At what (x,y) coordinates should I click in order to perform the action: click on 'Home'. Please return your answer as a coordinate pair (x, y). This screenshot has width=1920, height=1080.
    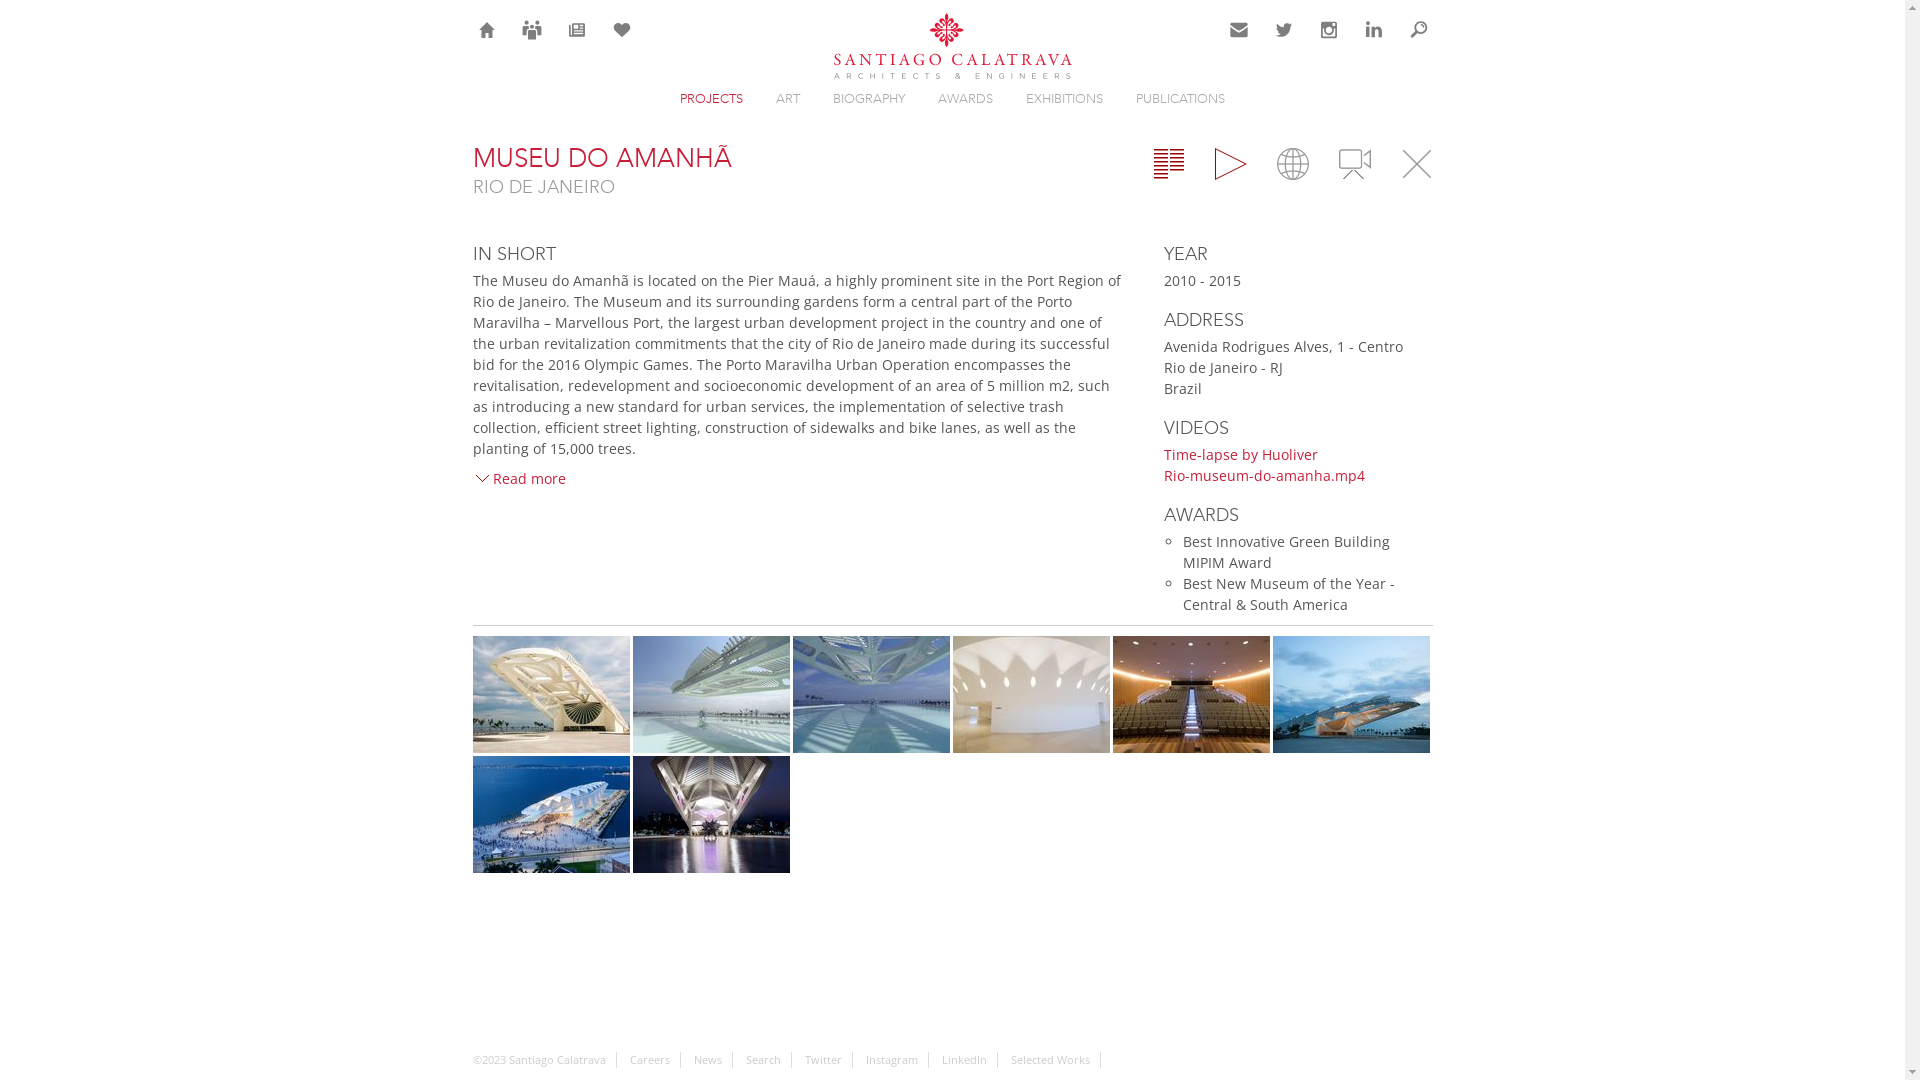
    Looking at the image, I should click on (485, 30).